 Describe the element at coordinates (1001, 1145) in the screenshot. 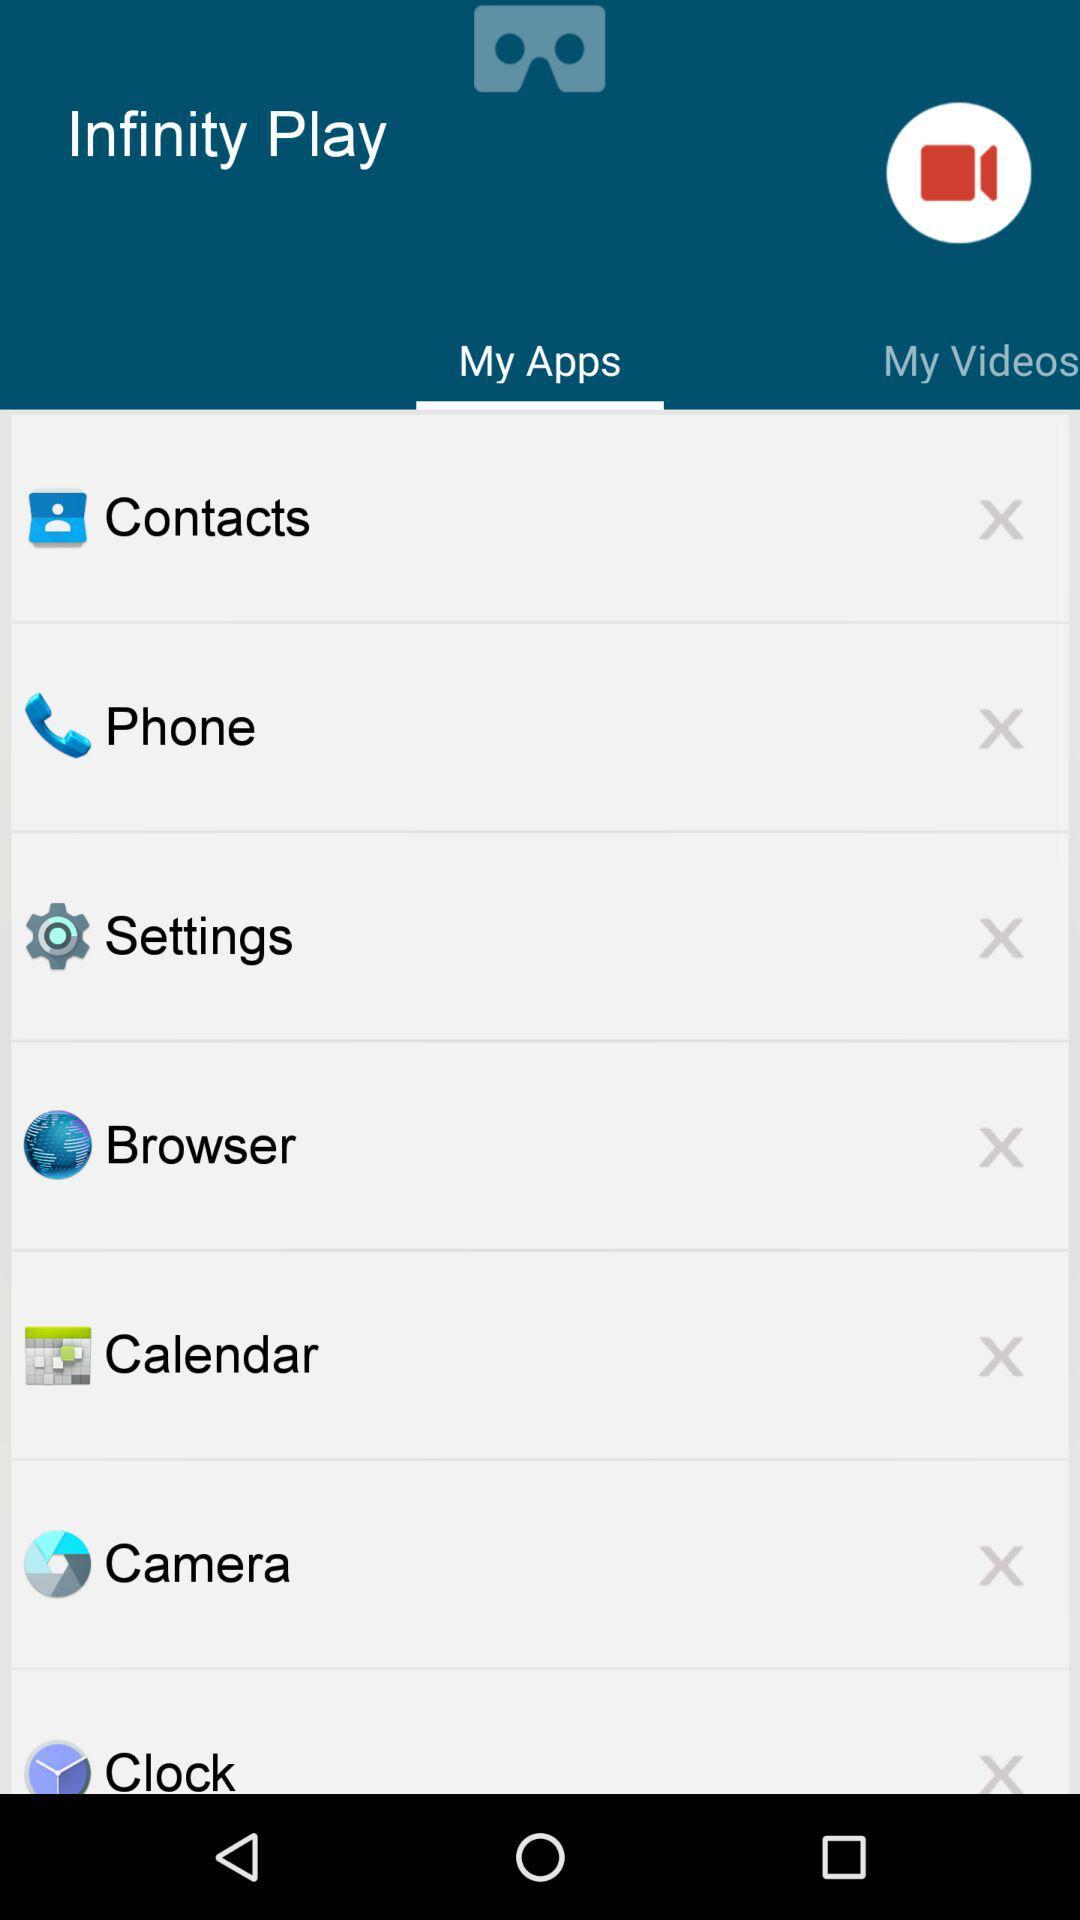

I see `out of browser` at that location.